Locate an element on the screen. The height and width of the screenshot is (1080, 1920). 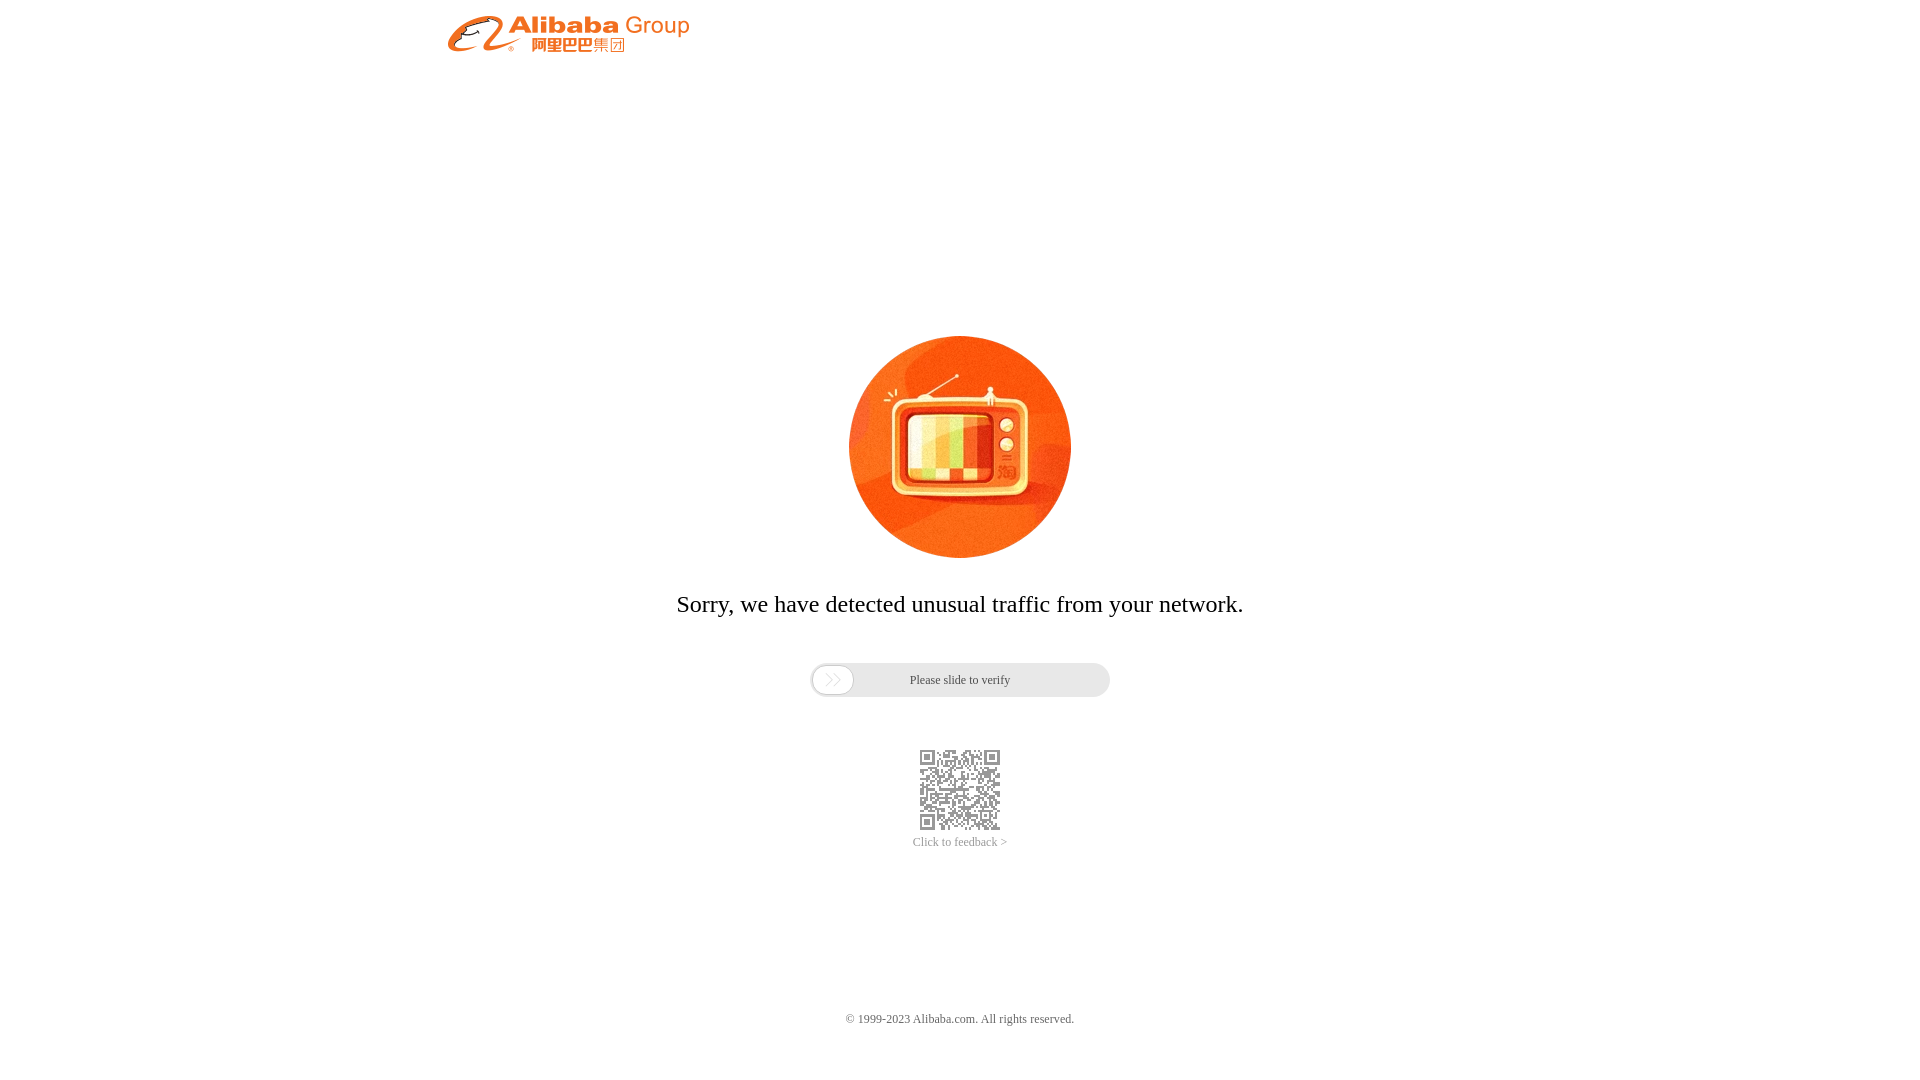
'Click to feedback >' is located at coordinates (960, 842).